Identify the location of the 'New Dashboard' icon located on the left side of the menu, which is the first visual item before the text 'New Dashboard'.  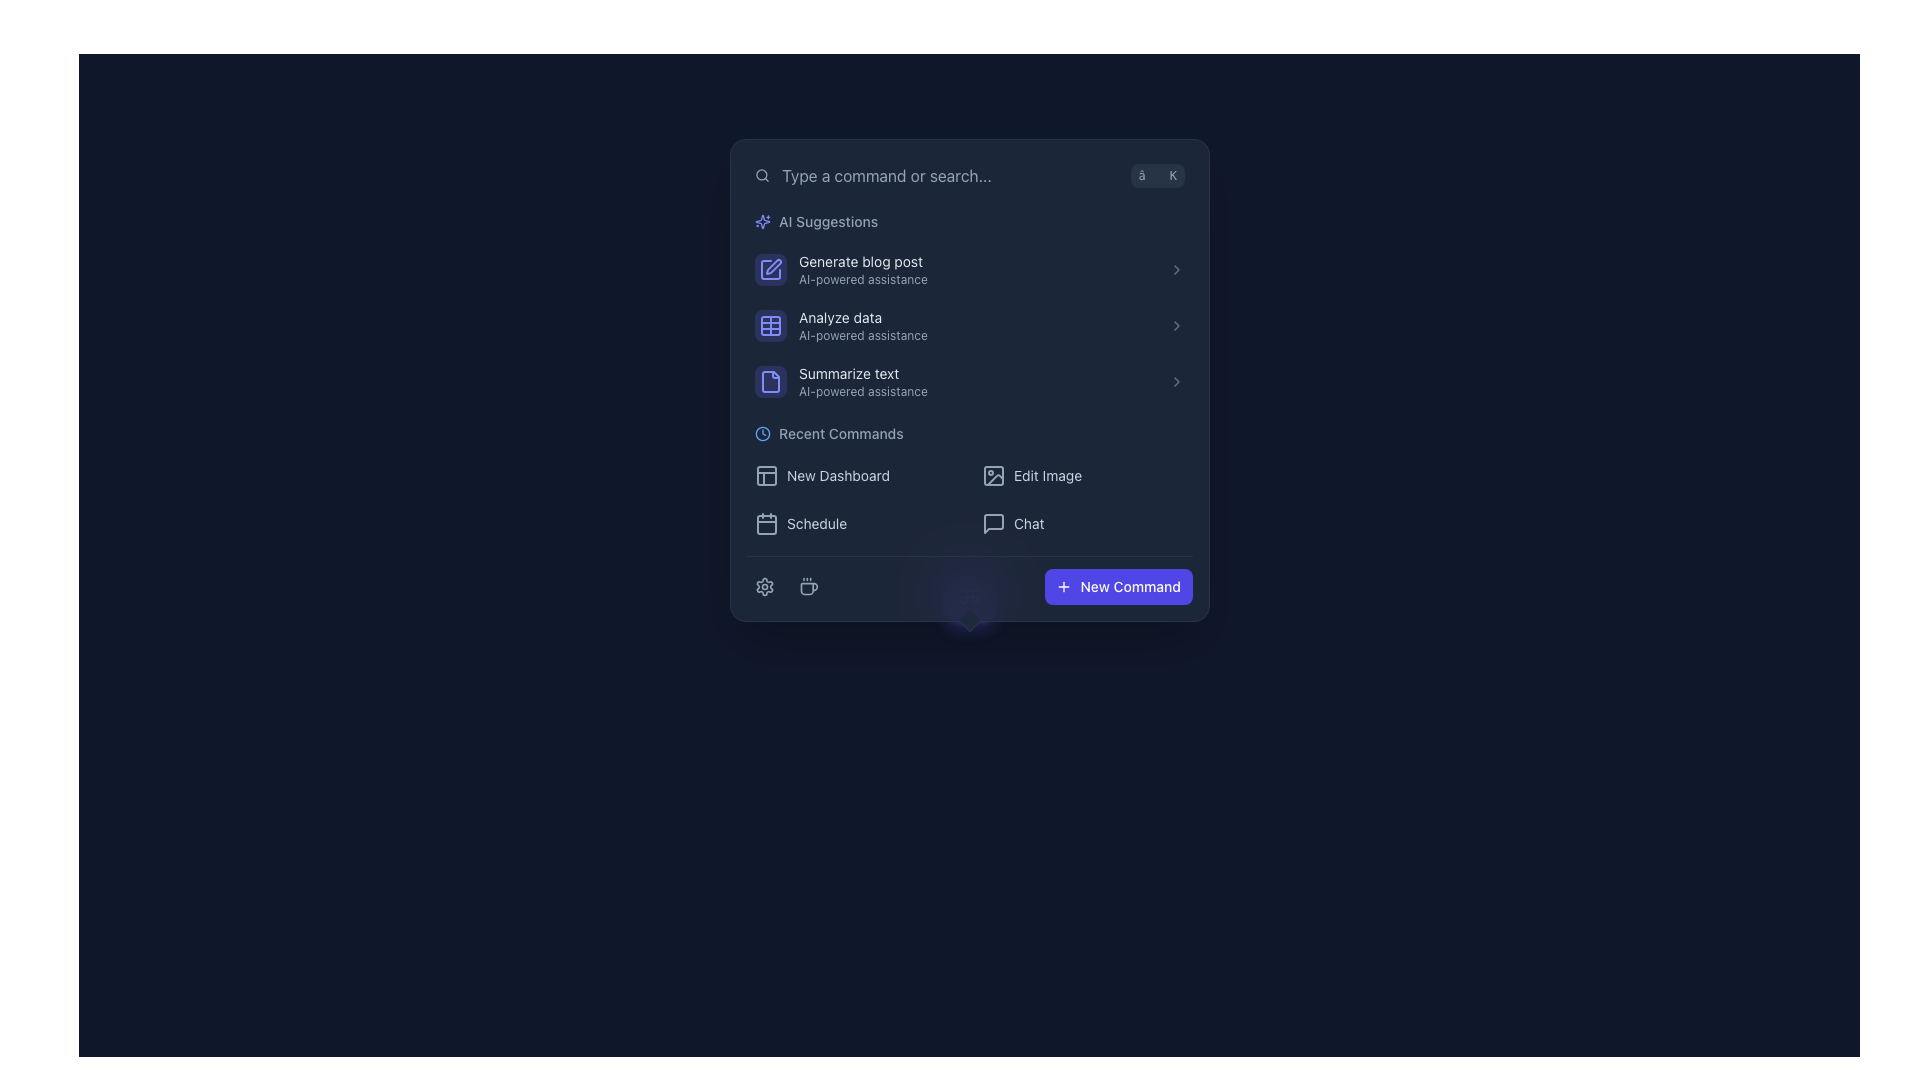
(765, 475).